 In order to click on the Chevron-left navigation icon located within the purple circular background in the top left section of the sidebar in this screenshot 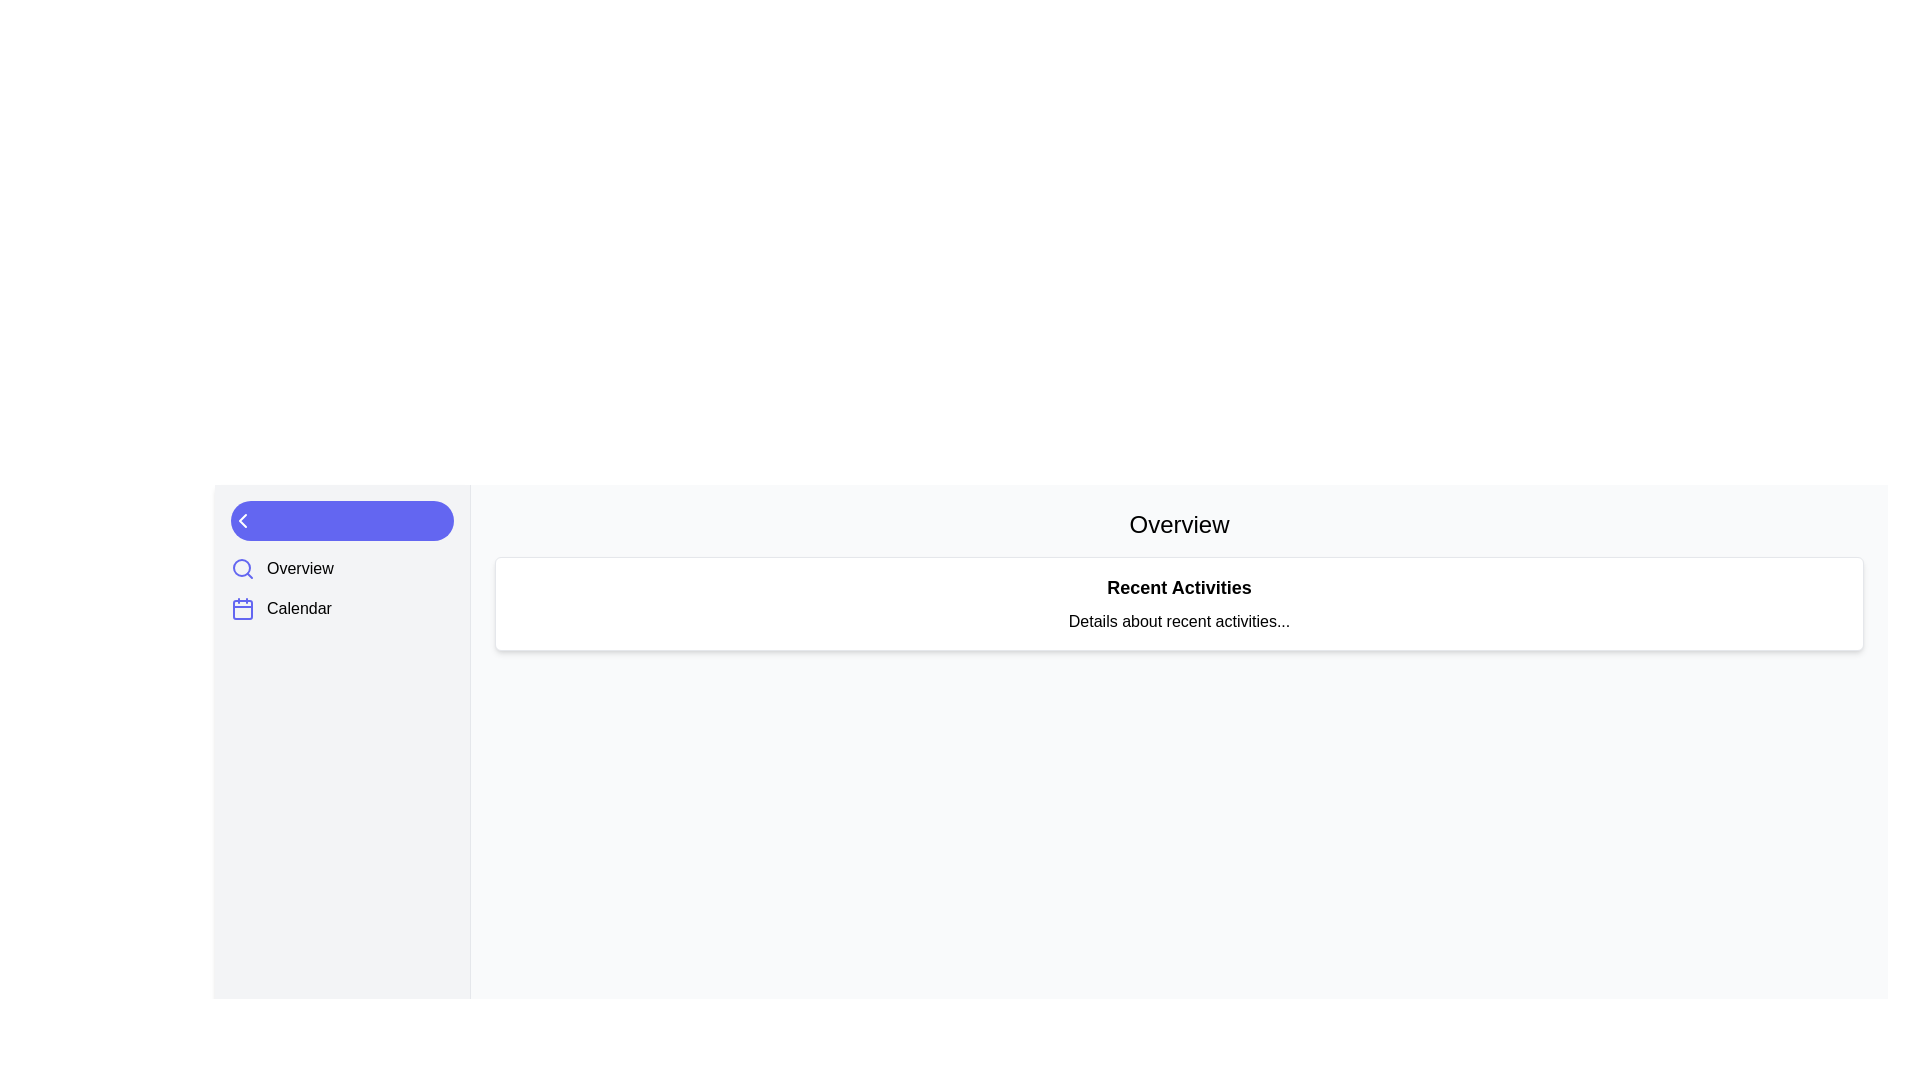, I will do `click(242, 519)`.